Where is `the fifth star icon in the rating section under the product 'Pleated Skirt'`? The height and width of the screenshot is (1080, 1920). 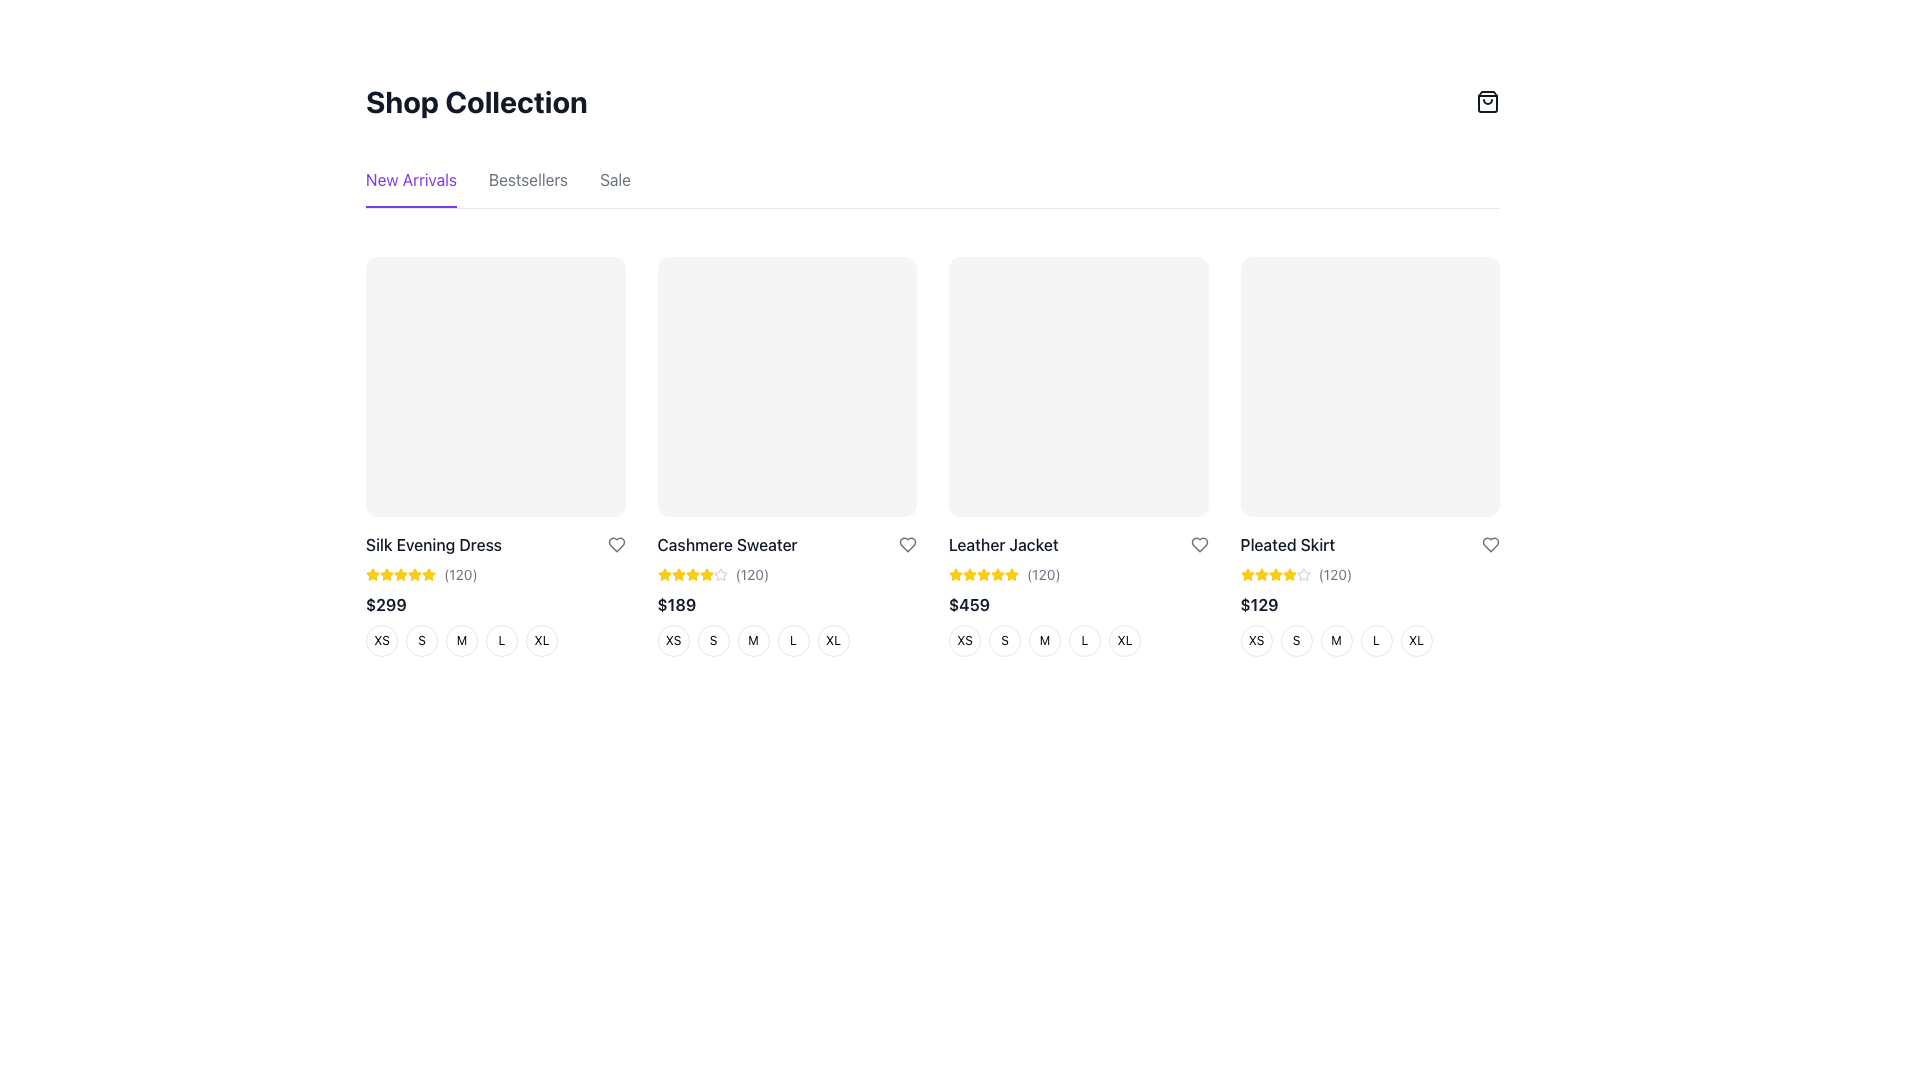 the fifth star icon in the rating section under the product 'Pleated Skirt' is located at coordinates (1289, 574).